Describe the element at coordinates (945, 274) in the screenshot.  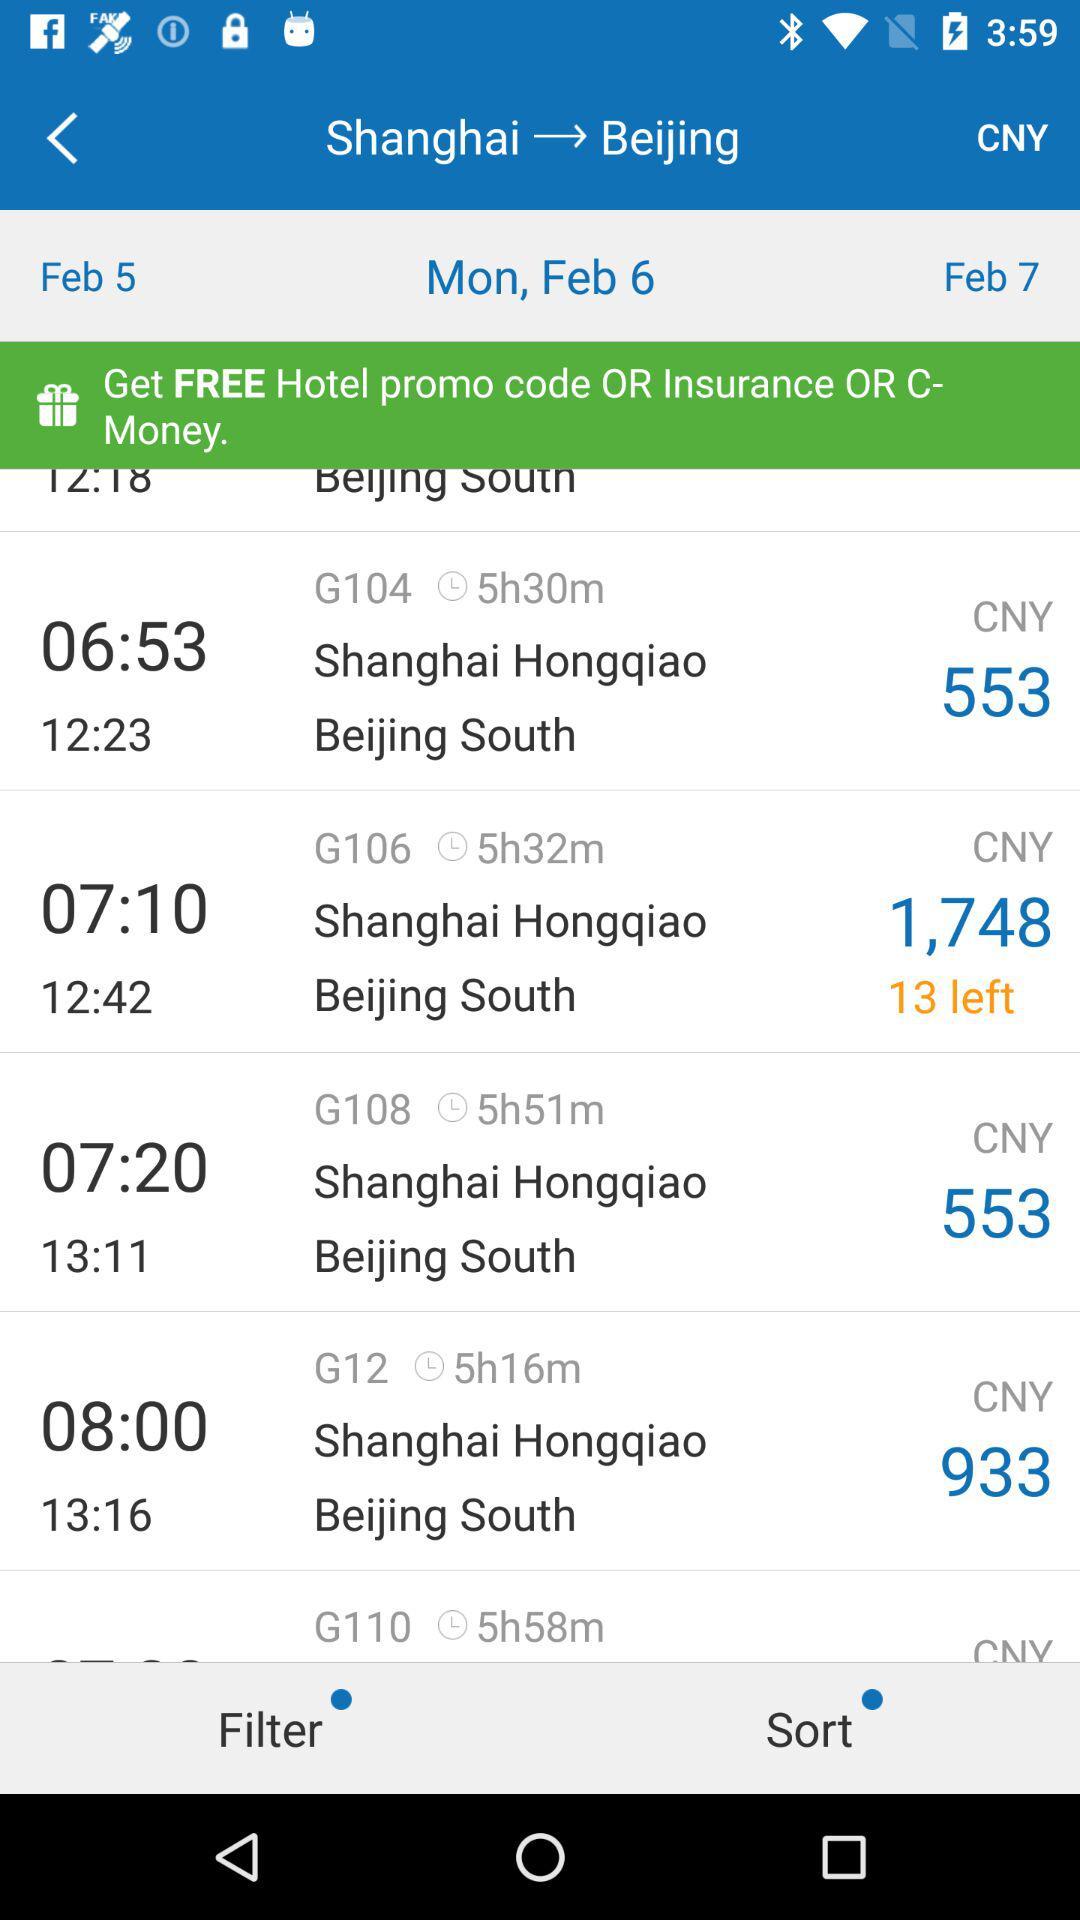
I see `icon next to the mon, feb 6 item` at that location.